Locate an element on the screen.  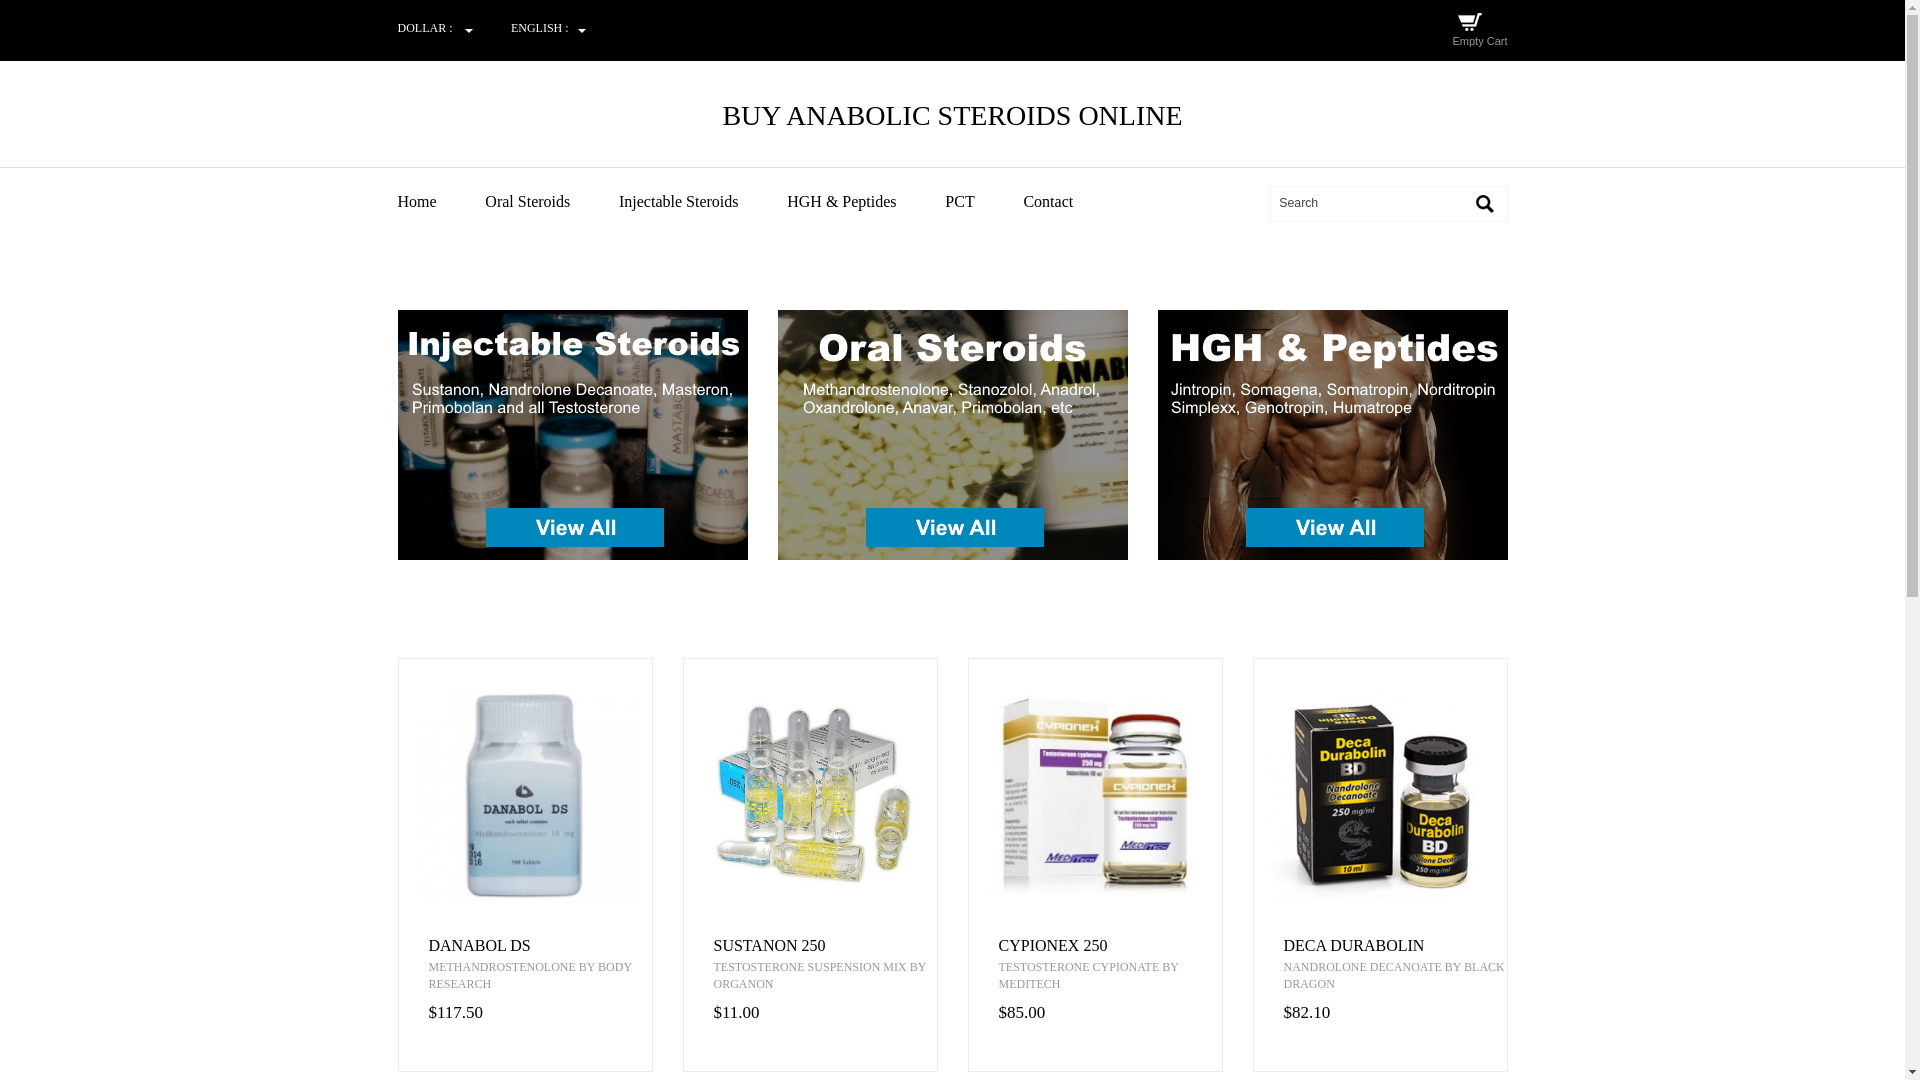
'Home' is located at coordinates (439, 202).